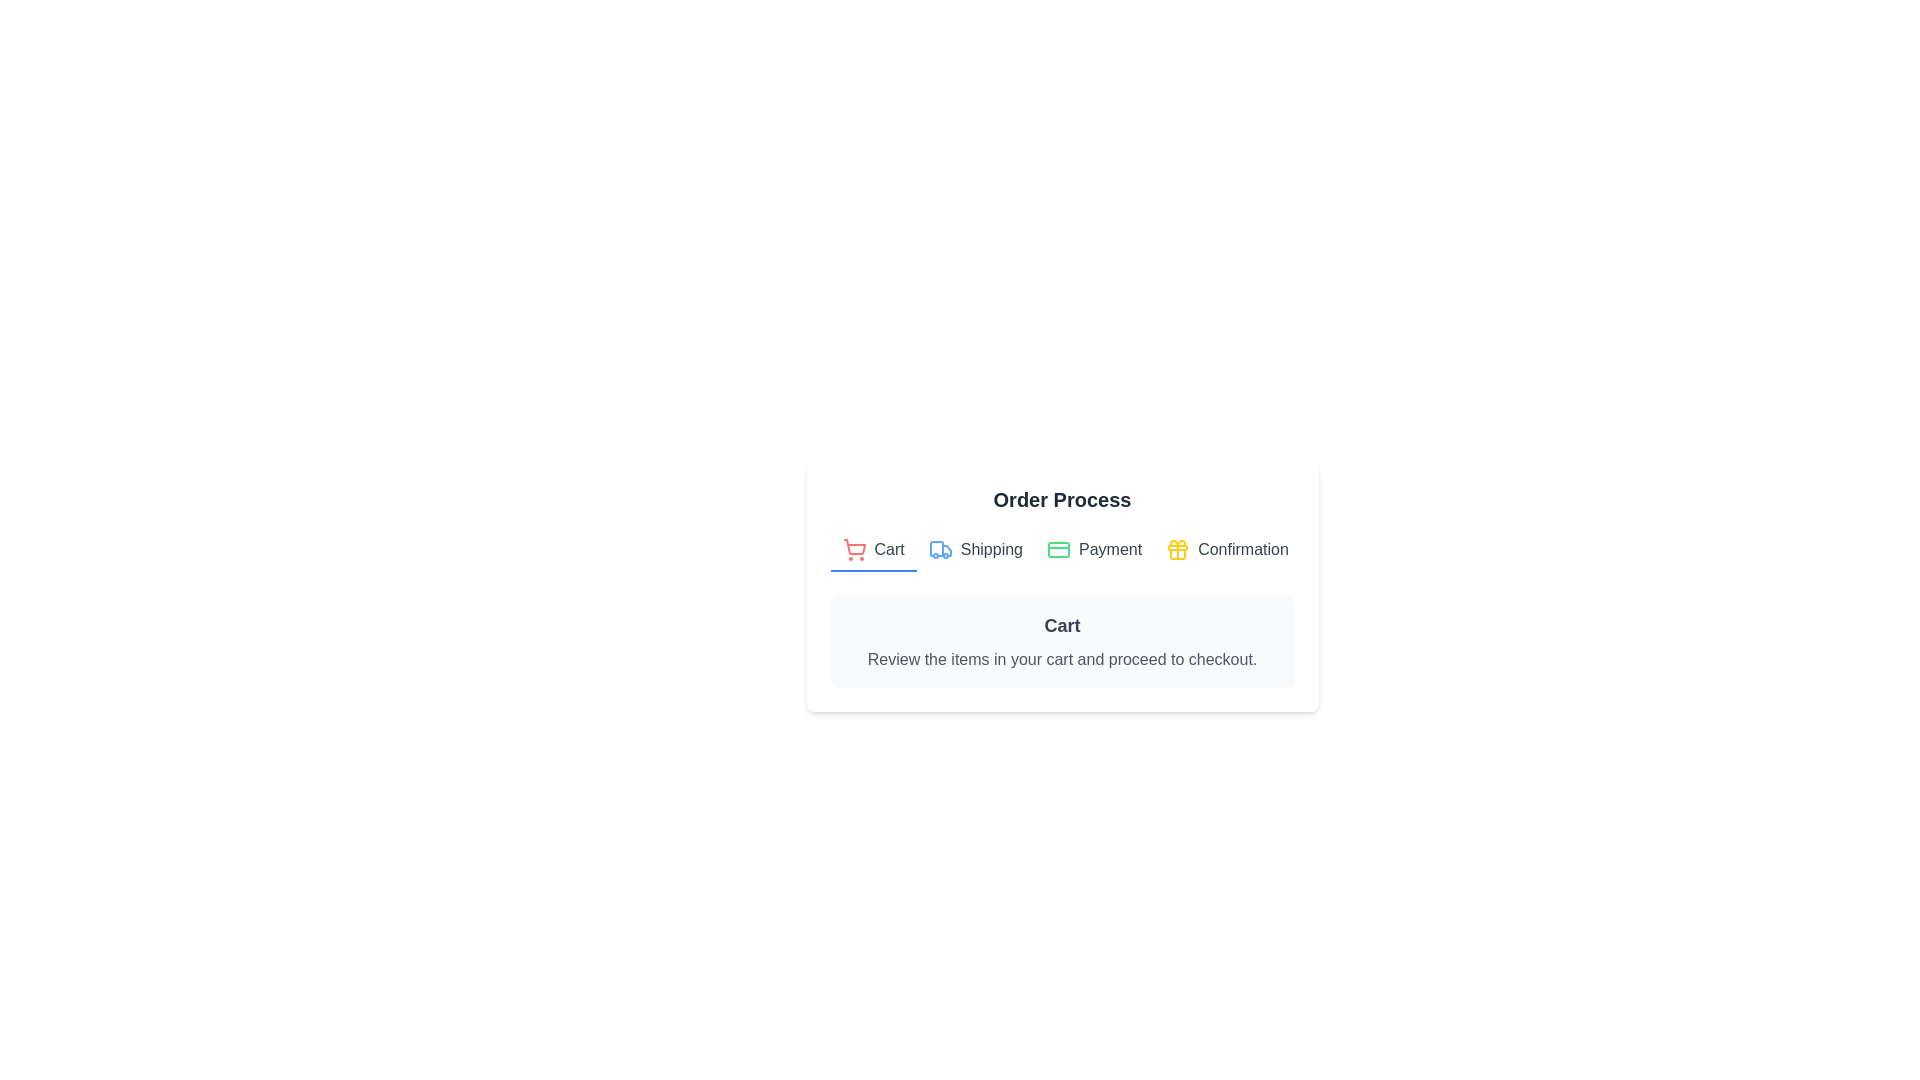 Image resolution: width=1920 pixels, height=1080 pixels. What do you see at coordinates (1226, 551) in the screenshot?
I see `the Confirmation tab to navigate to the corresponding step` at bounding box center [1226, 551].